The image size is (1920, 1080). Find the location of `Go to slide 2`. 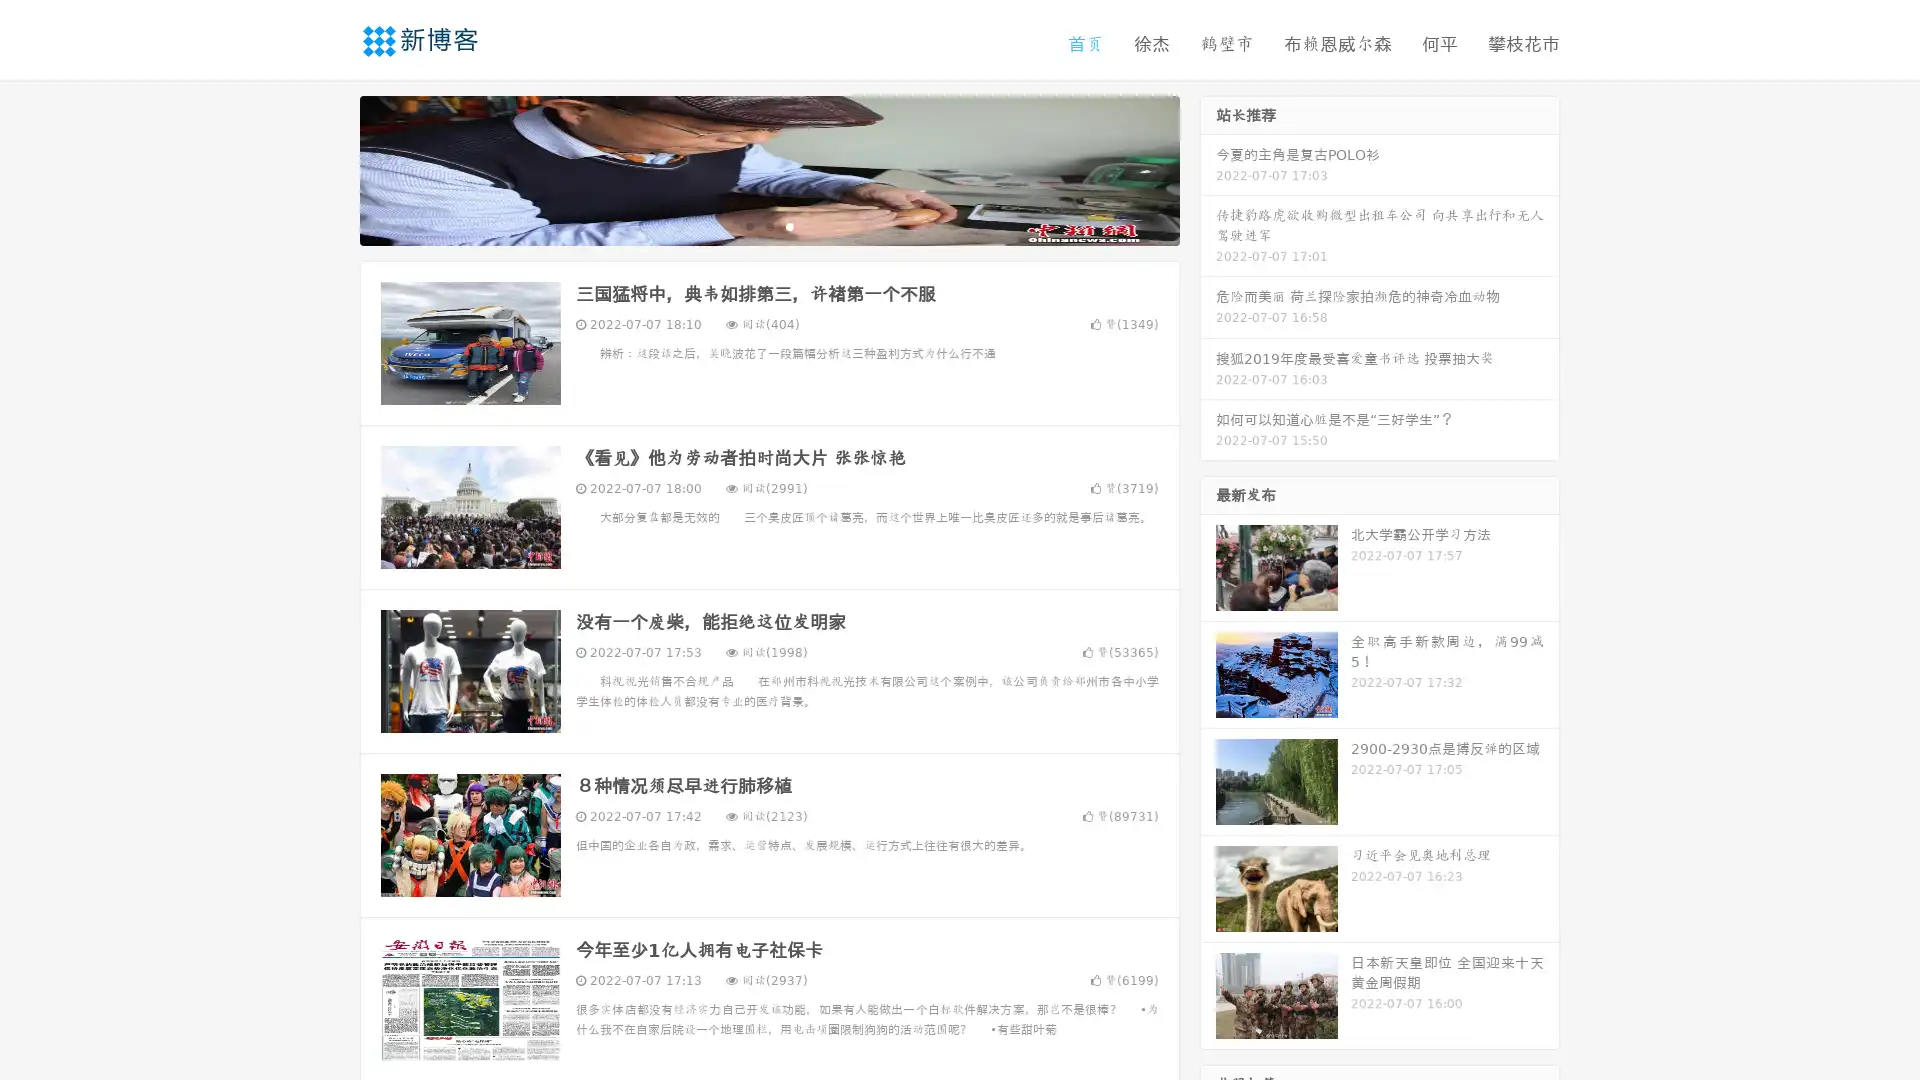

Go to slide 2 is located at coordinates (768, 225).